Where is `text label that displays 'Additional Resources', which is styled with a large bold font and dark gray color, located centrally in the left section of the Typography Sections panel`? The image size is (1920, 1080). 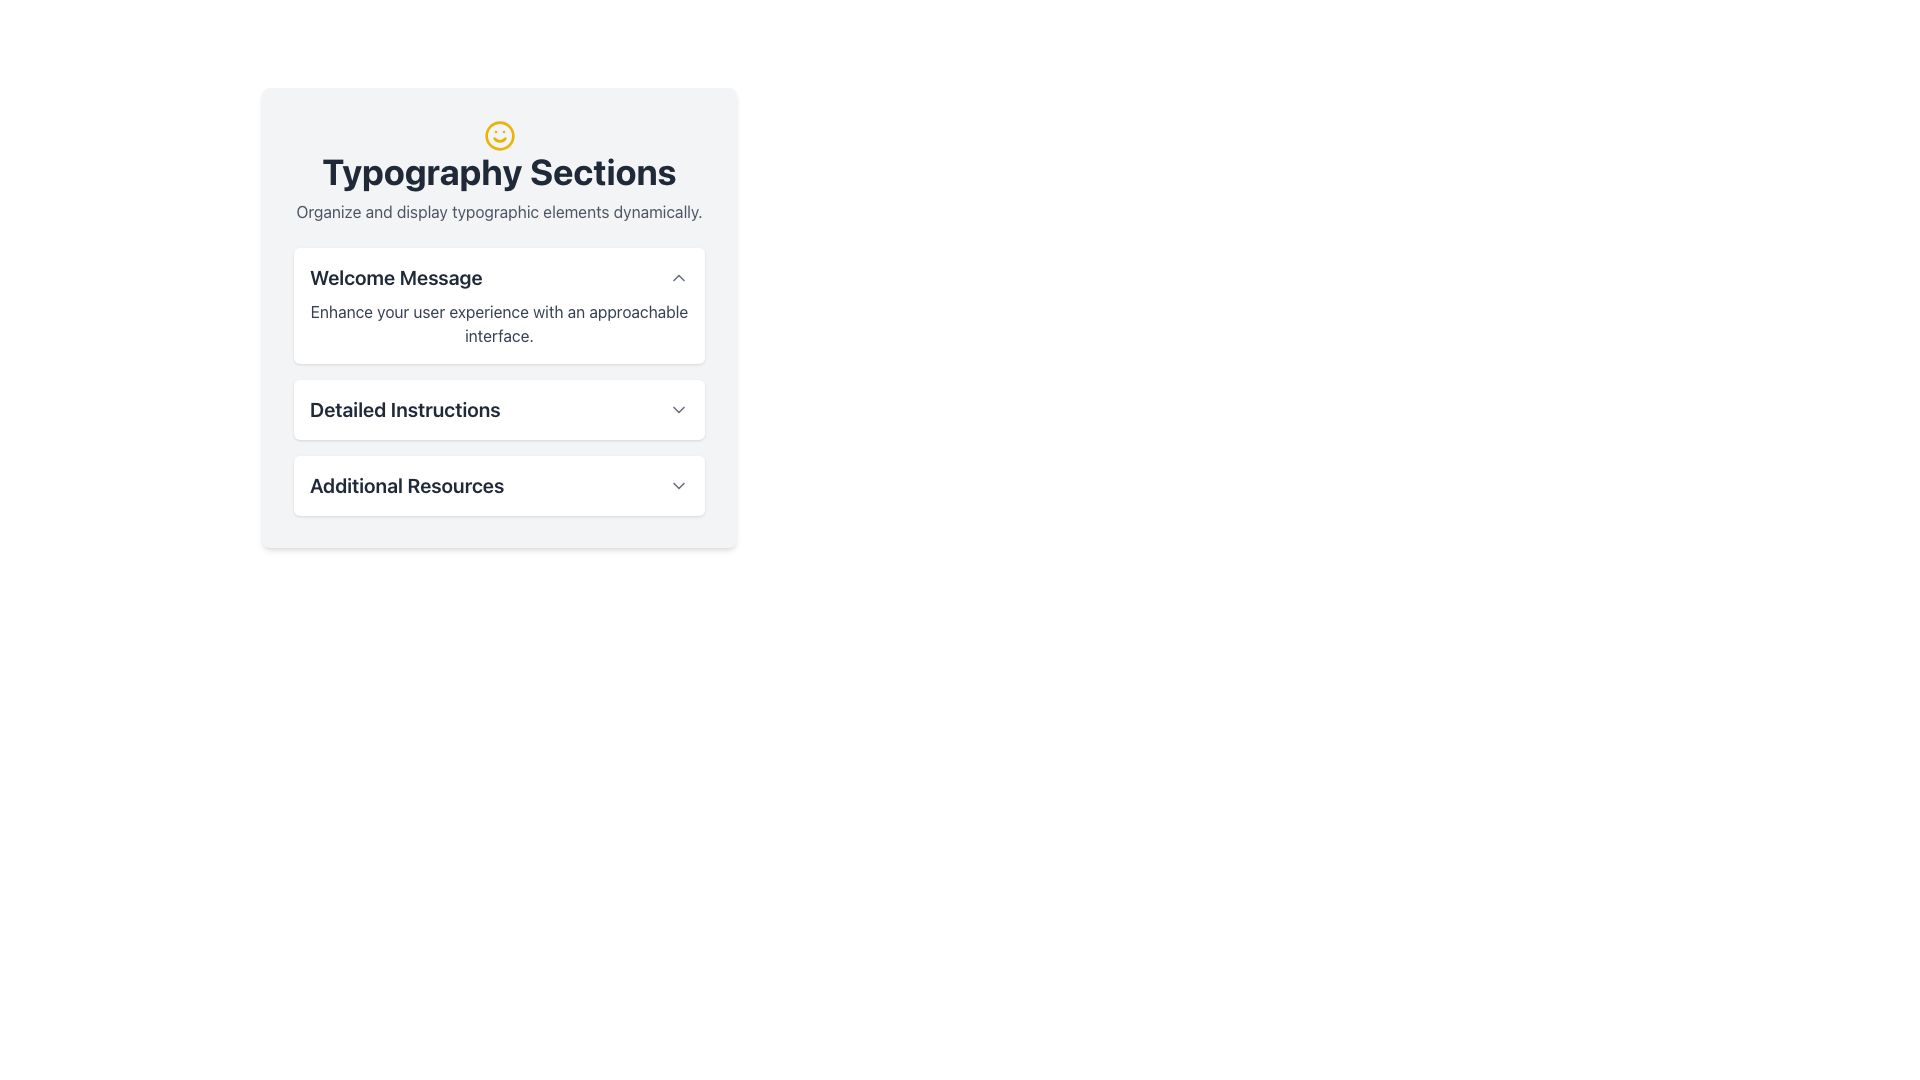
text label that displays 'Additional Resources', which is styled with a large bold font and dark gray color, located centrally in the left section of the Typography Sections panel is located at coordinates (406, 486).